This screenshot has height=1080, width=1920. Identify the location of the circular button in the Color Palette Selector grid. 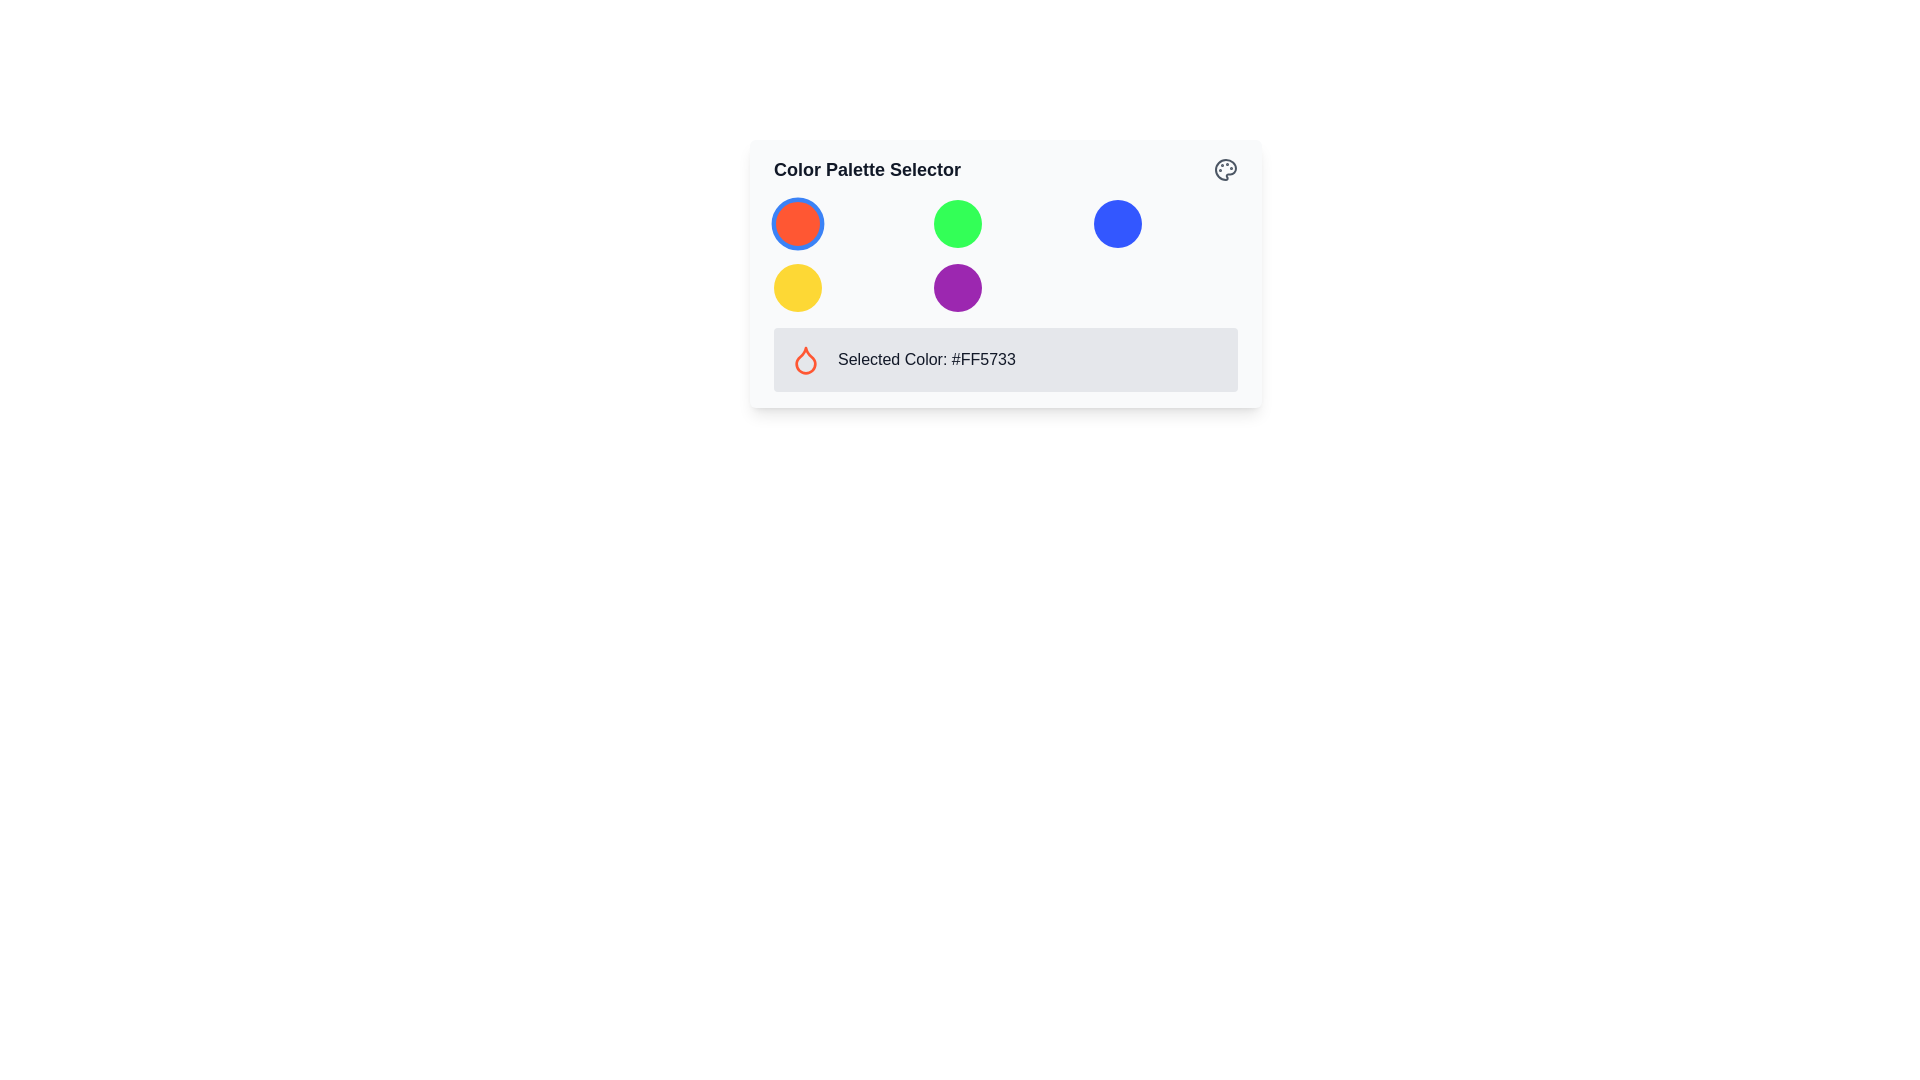
(1006, 262).